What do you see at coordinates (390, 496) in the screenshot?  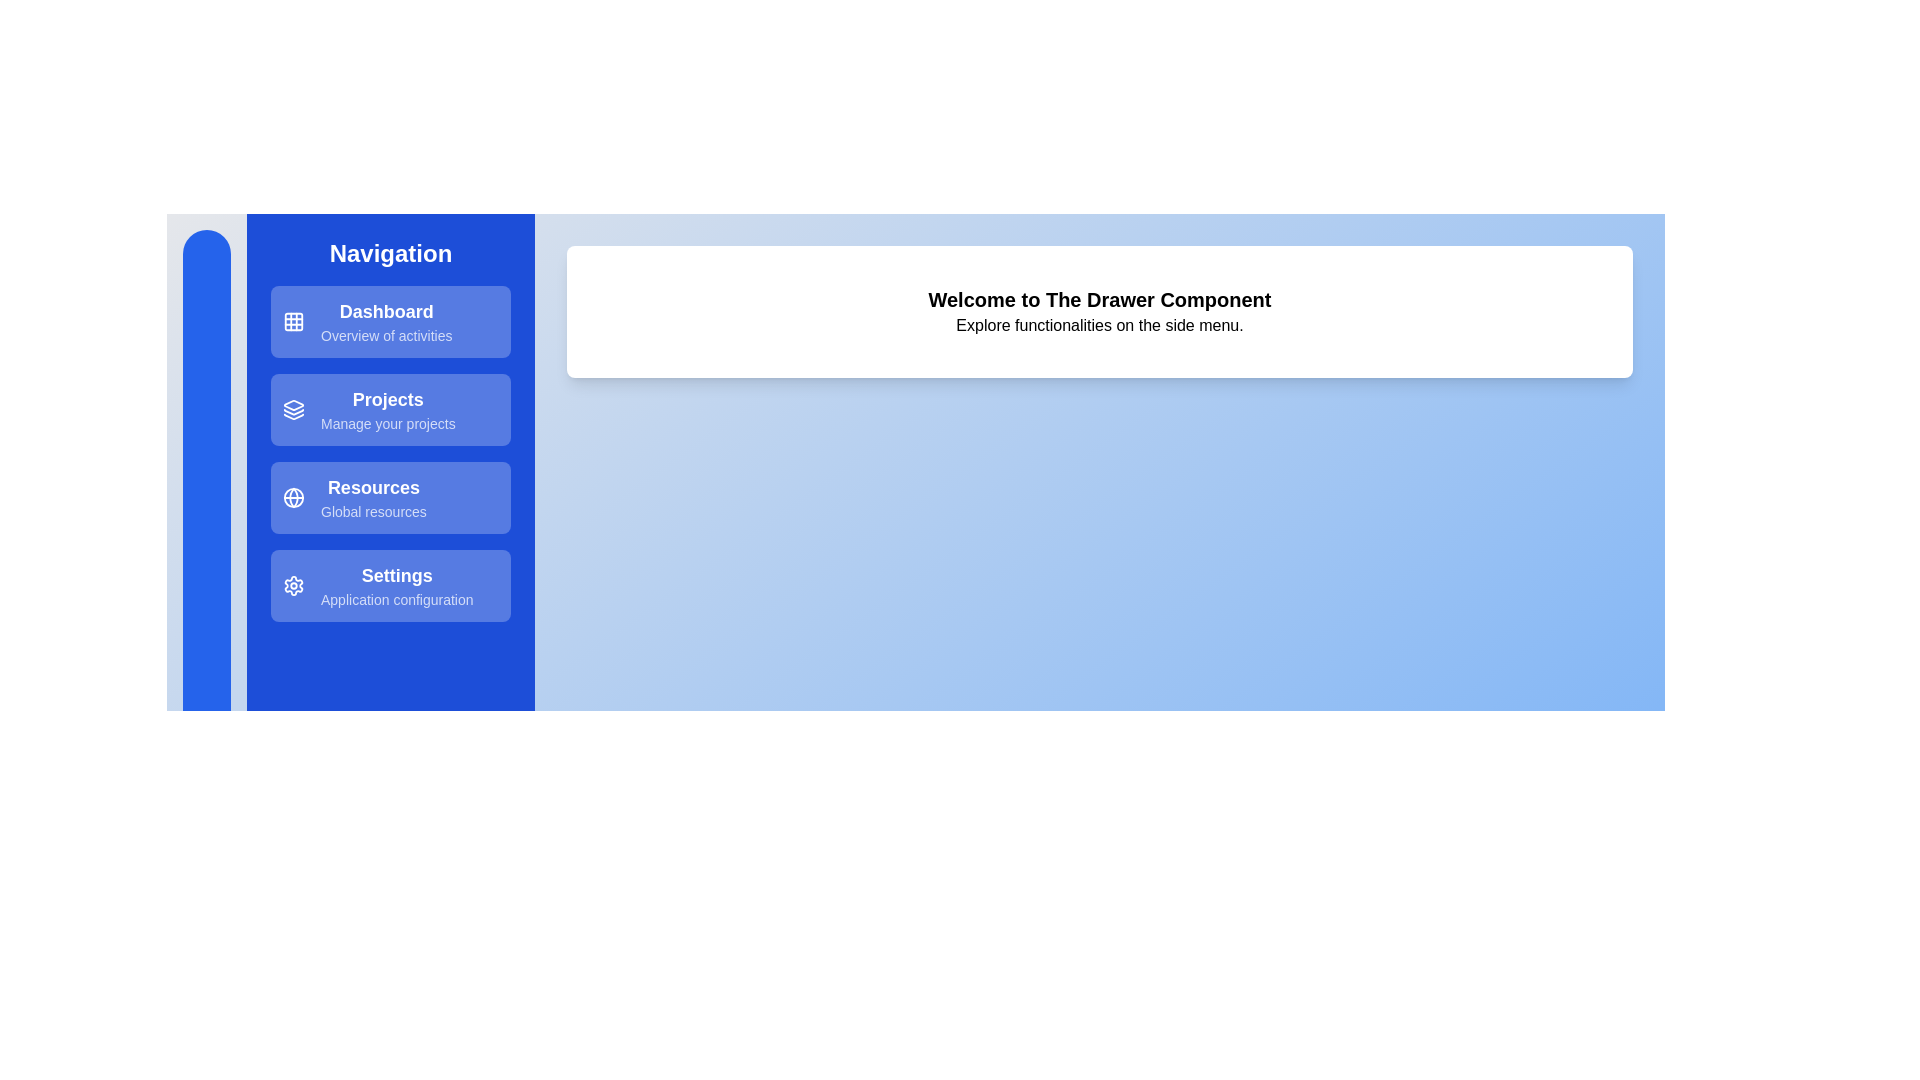 I see `the drawer item labeled 'Resources' to view additional feedback` at bounding box center [390, 496].